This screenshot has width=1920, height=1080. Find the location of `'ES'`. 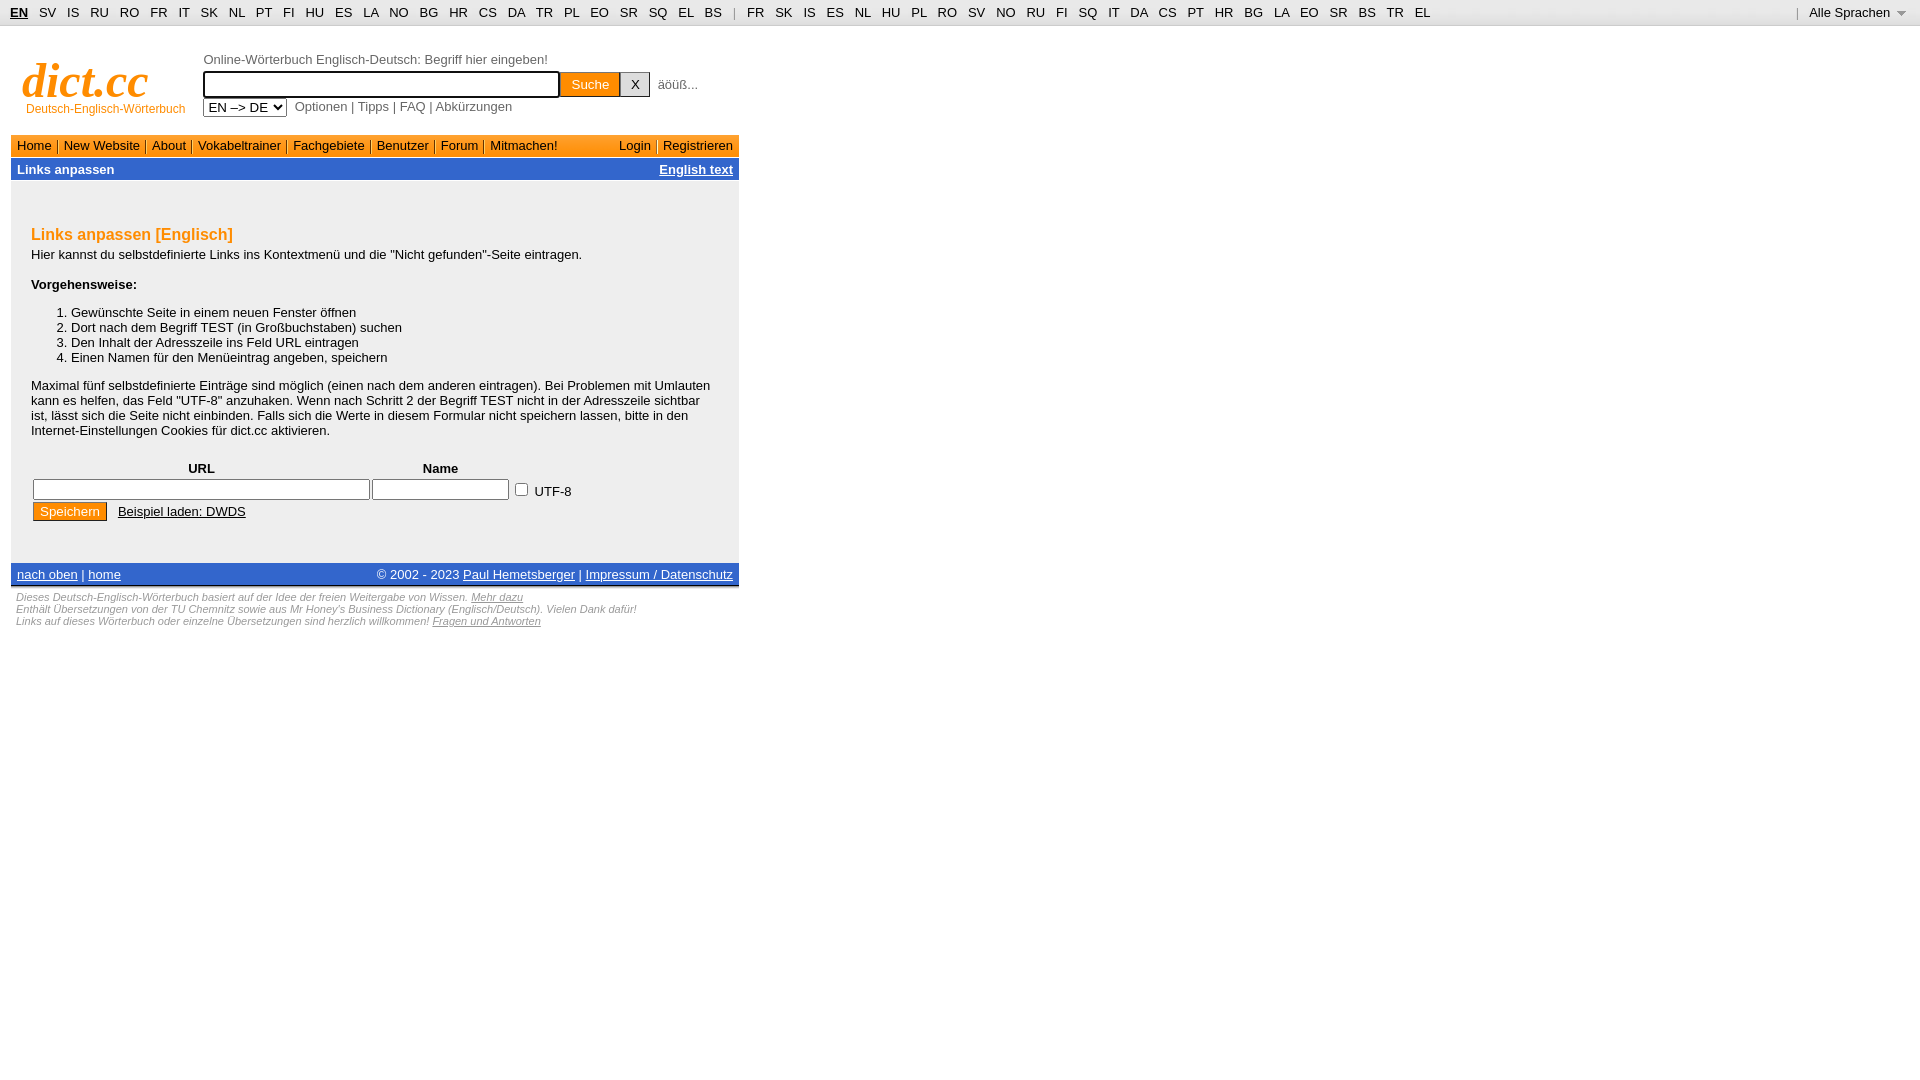

'ES' is located at coordinates (826, 12).